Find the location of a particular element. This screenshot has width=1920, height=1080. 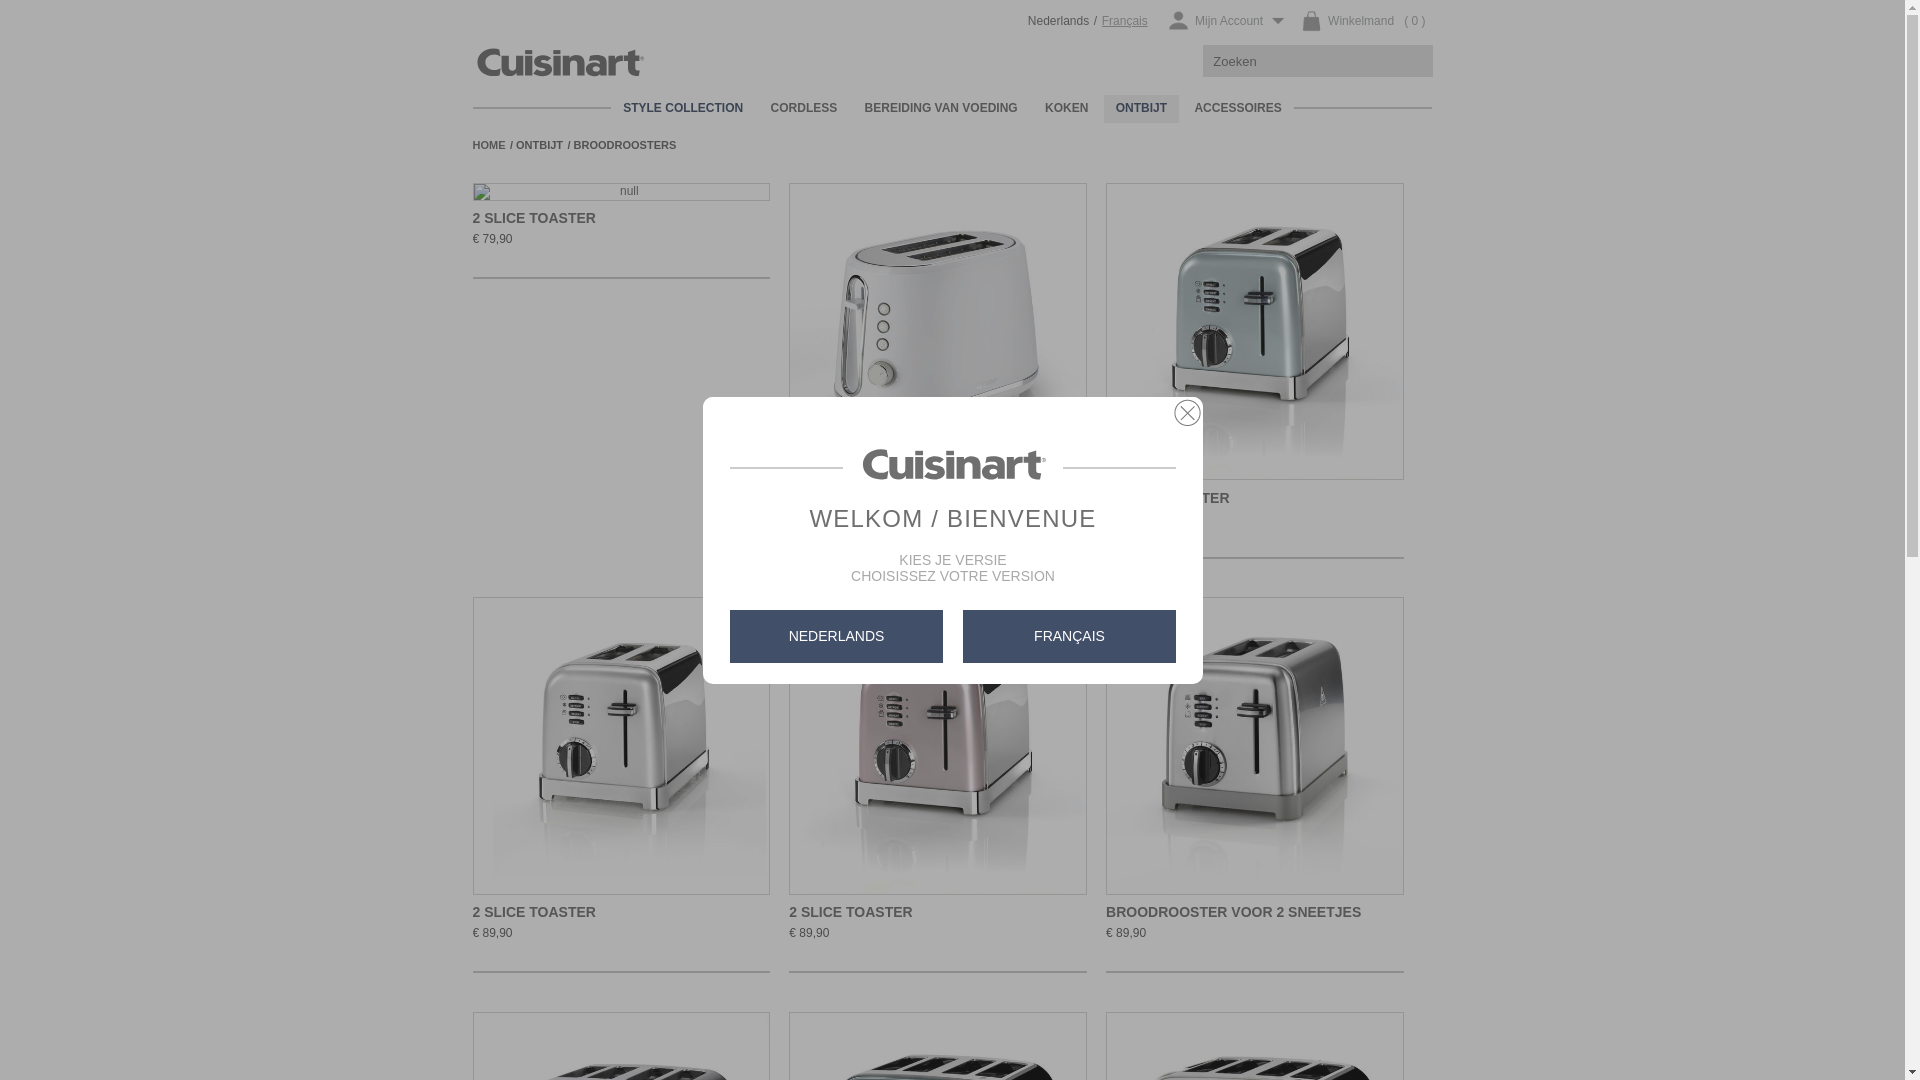

'ONTBIJT' is located at coordinates (1141, 108).